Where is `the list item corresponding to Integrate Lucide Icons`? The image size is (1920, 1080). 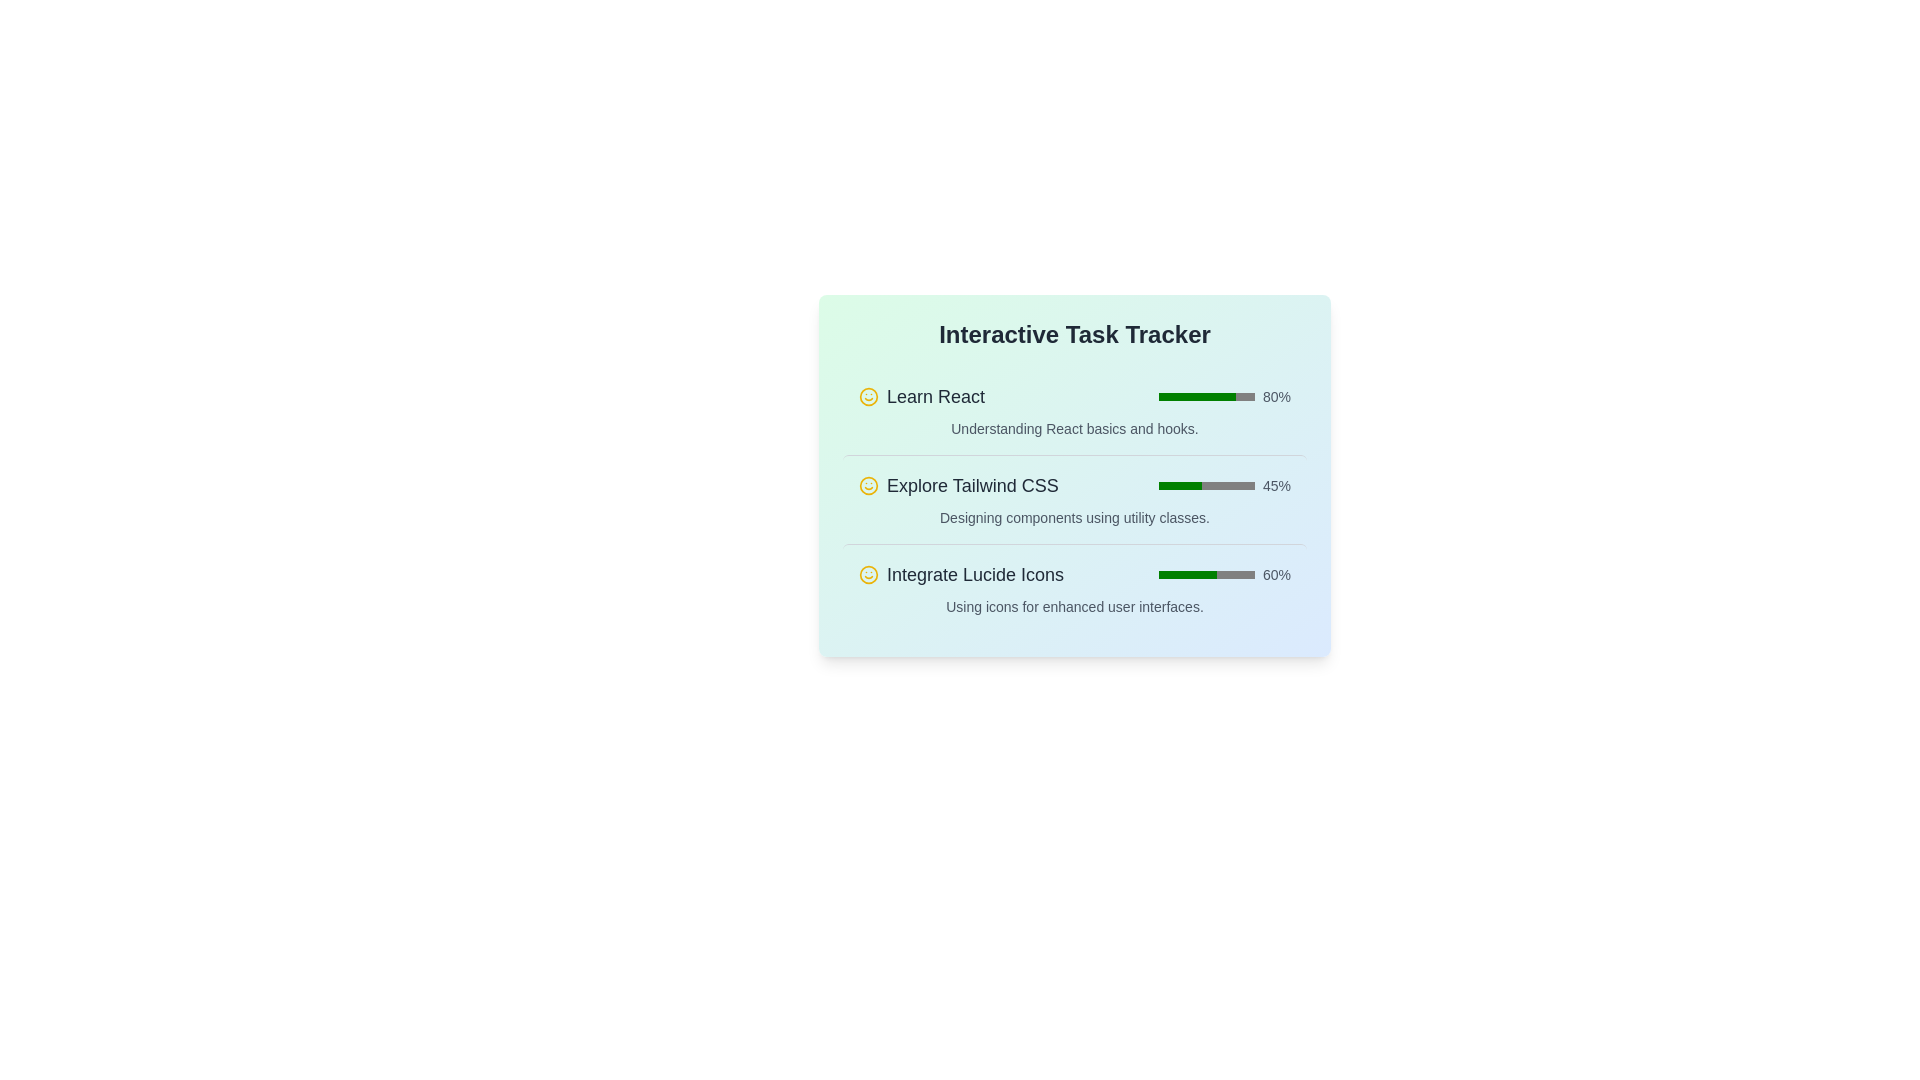
the list item corresponding to Integrate Lucide Icons is located at coordinates (1074, 587).